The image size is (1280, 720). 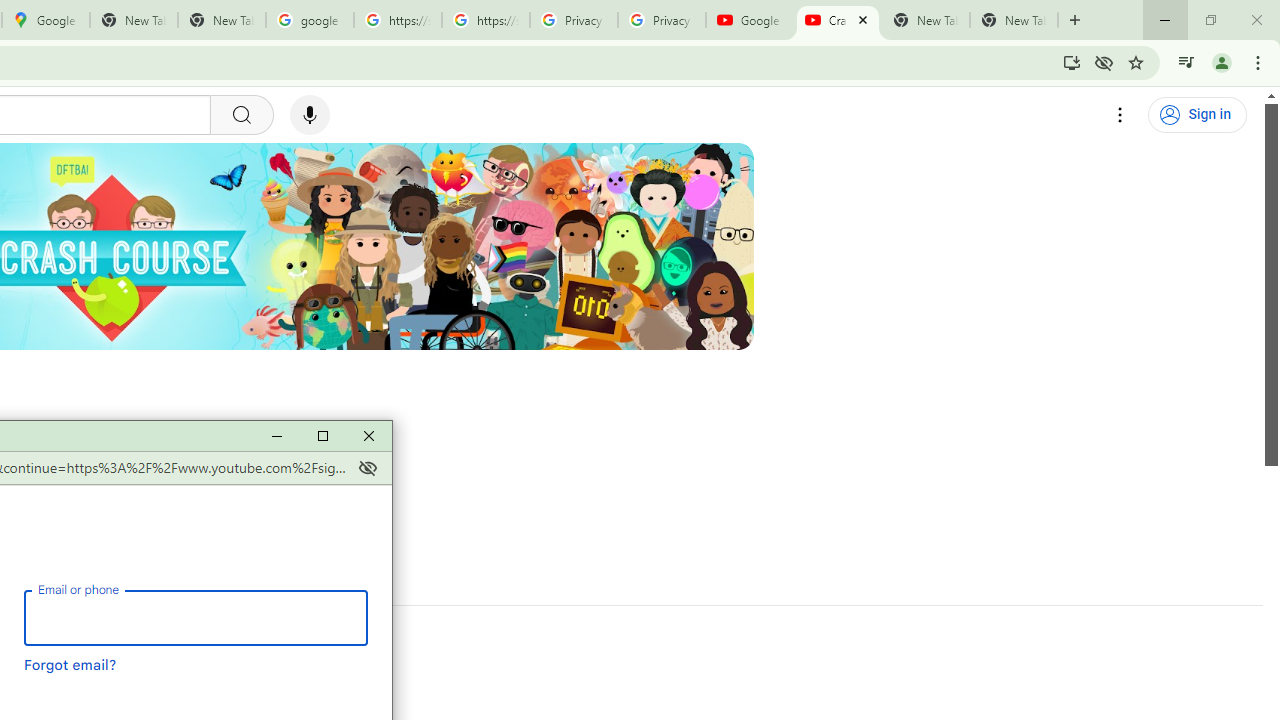 What do you see at coordinates (195, 616) in the screenshot?
I see `'Email or phone'` at bounding box center [195, 616].